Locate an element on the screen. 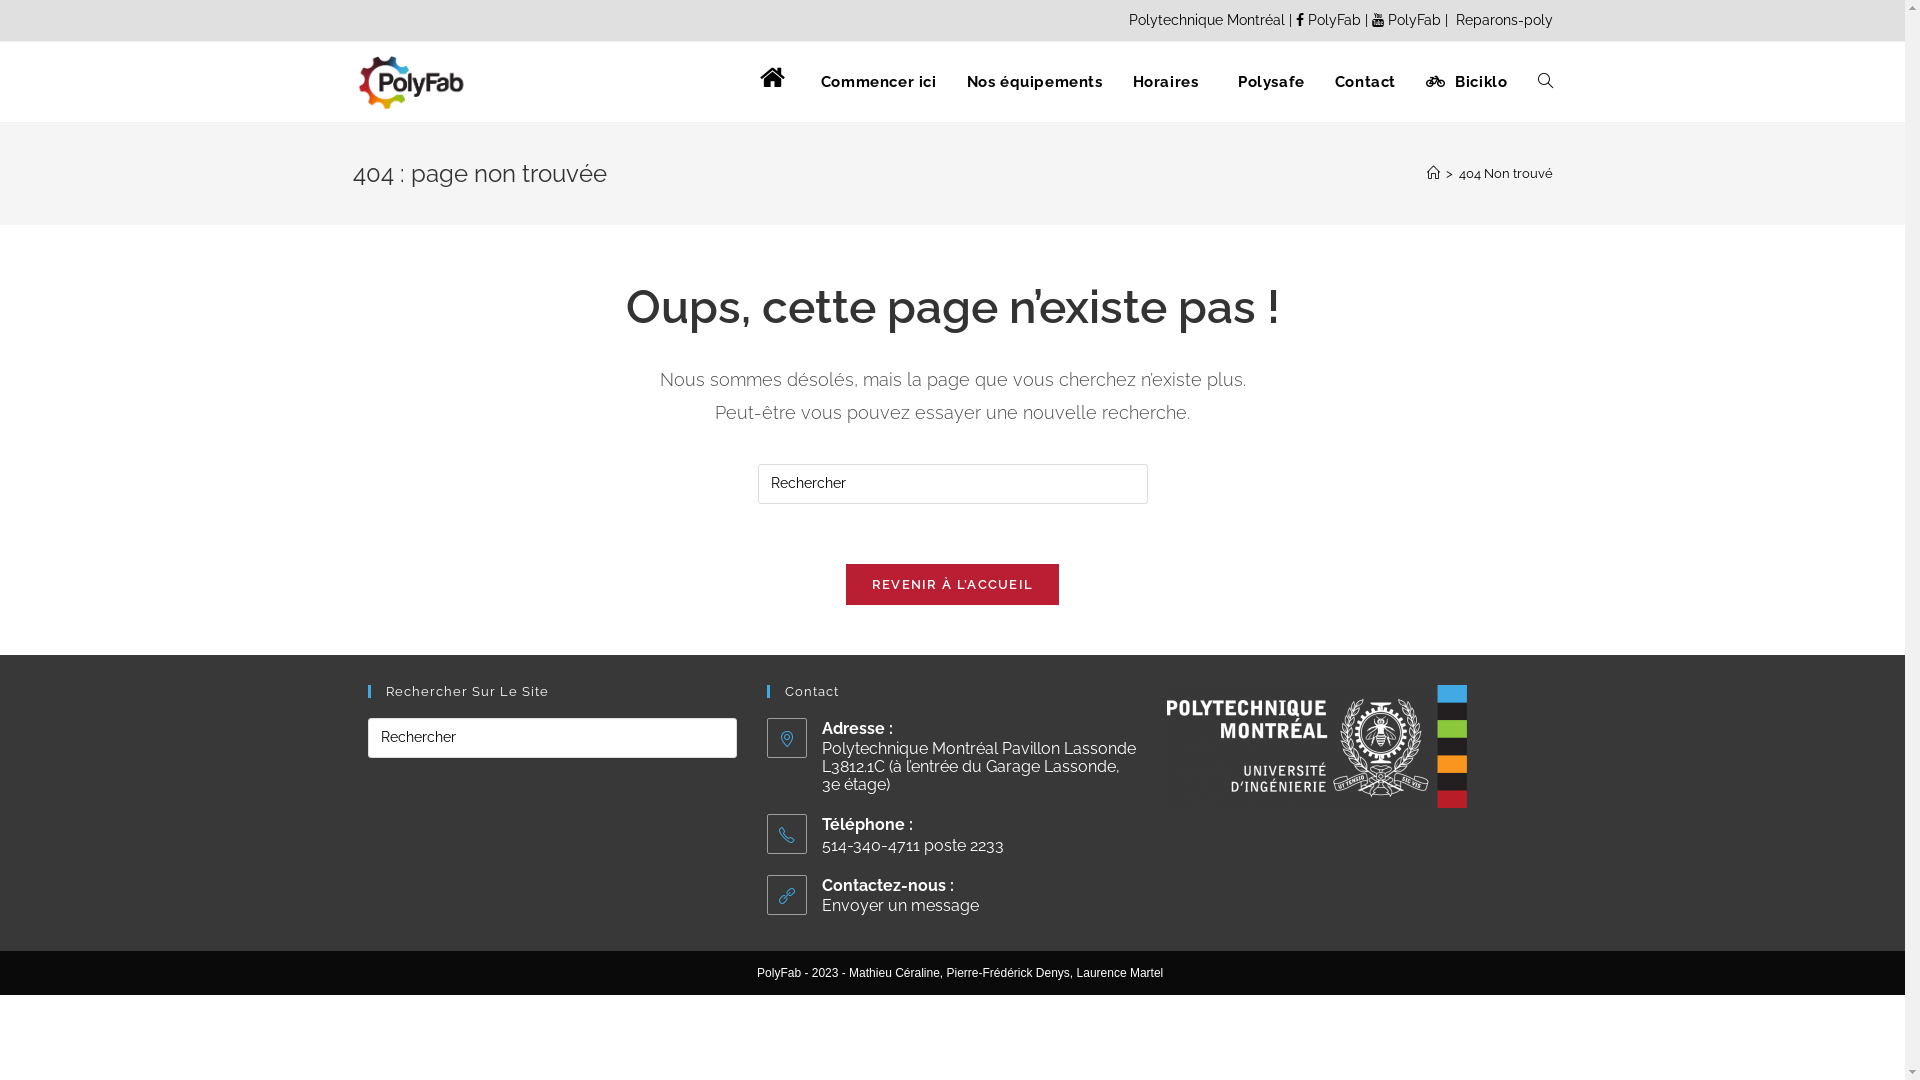 This screenshot has width=1920, height=1080. 'Horaires' is located at coordinates (1166, 80).